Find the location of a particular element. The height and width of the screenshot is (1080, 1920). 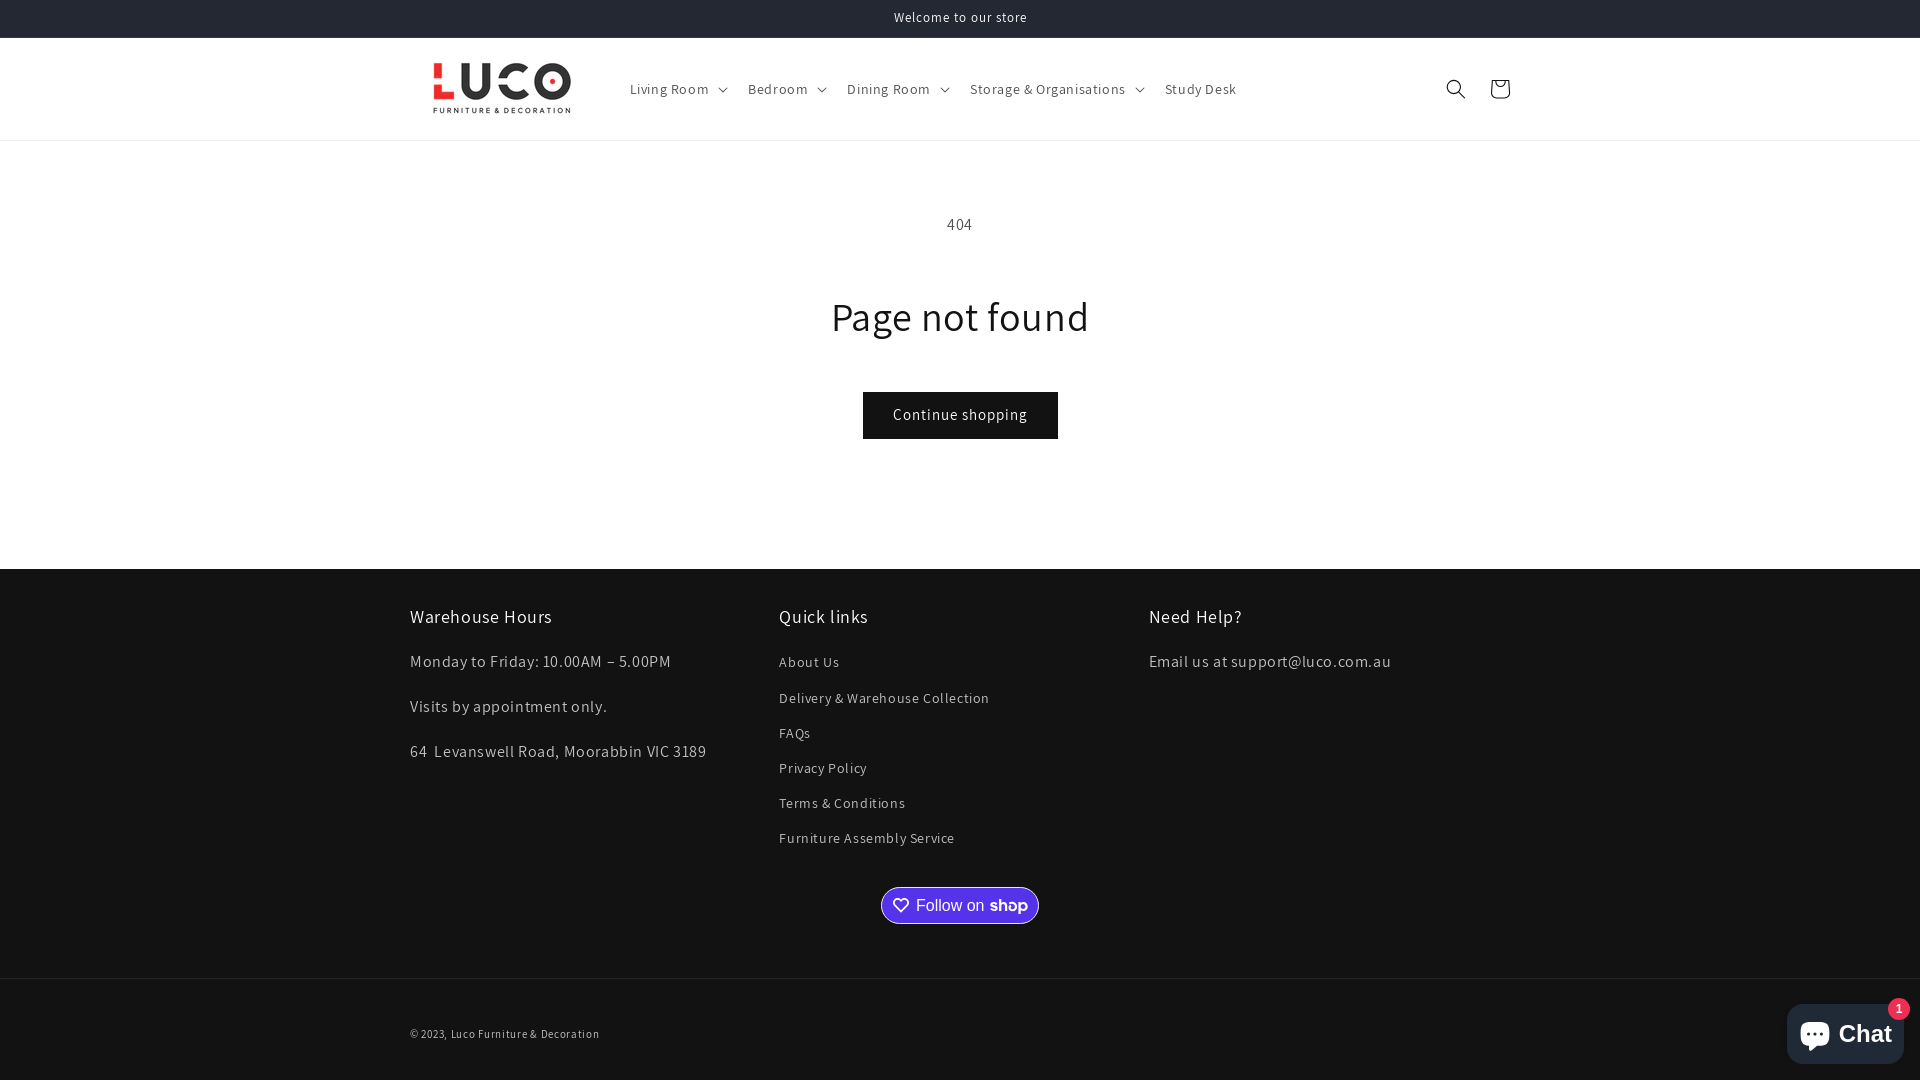

'About Us' is located at coordinates (809, 664).